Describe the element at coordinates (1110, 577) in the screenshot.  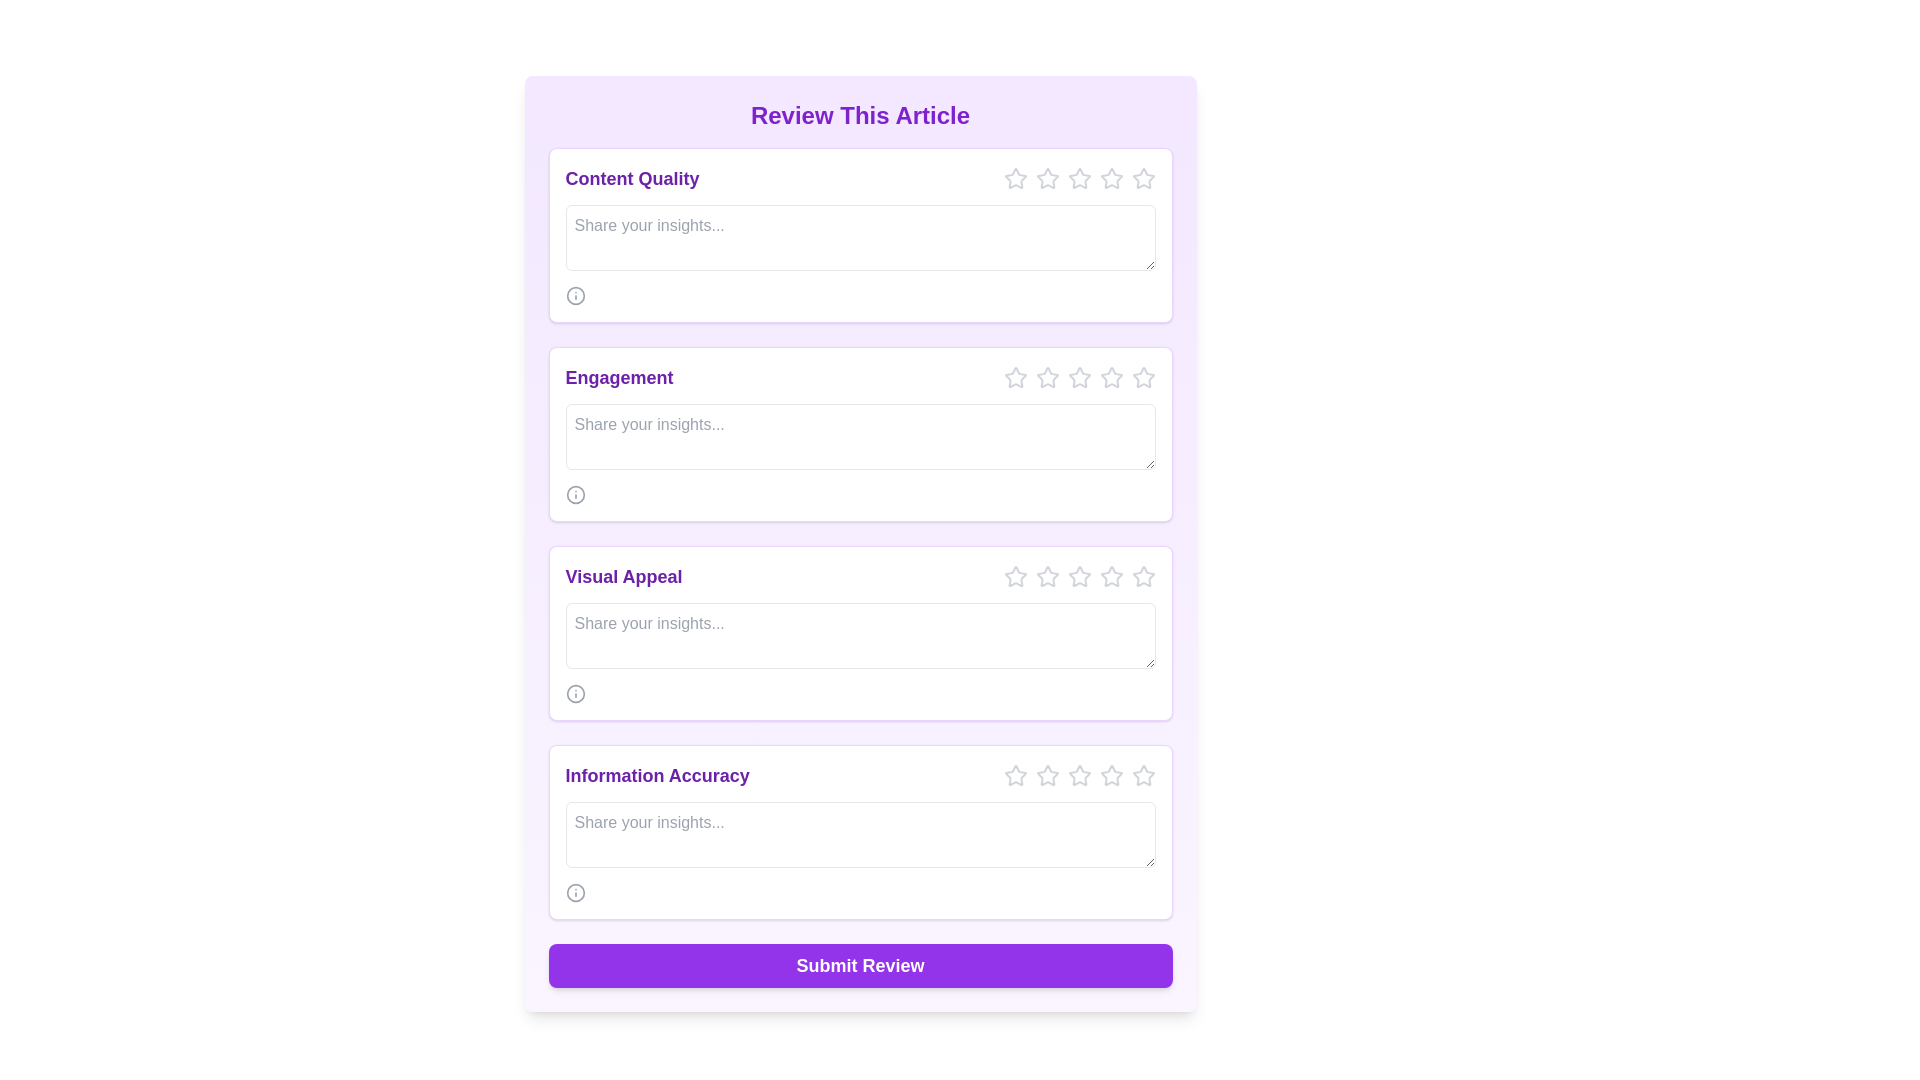
I see `the fifth star icon for rating, which is gray and located to the right of the text field labeled 'Visual Appeal'` at that location.